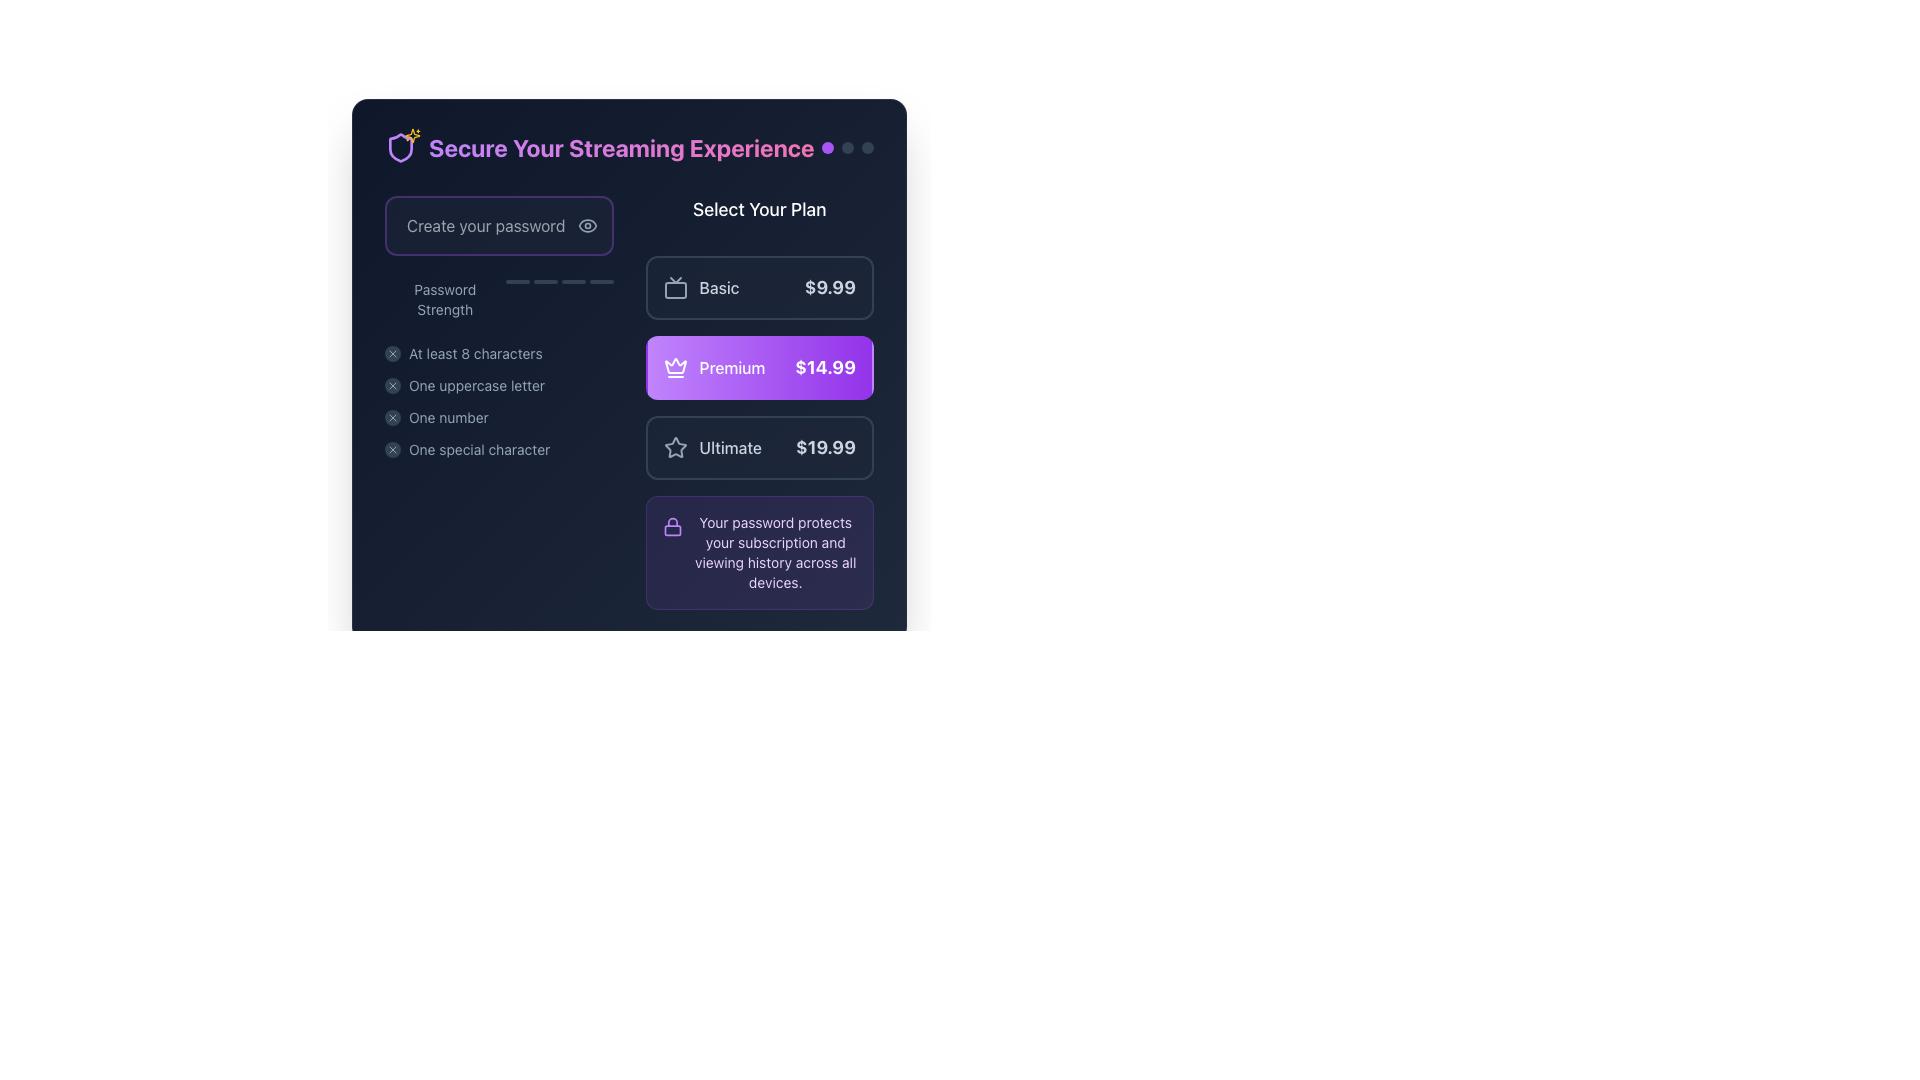 This screenshot has width=1920, height=1080. I want to click on the eye-shaped icon button located at the right edge of the 'Create your password' input field, so click(586, 225).